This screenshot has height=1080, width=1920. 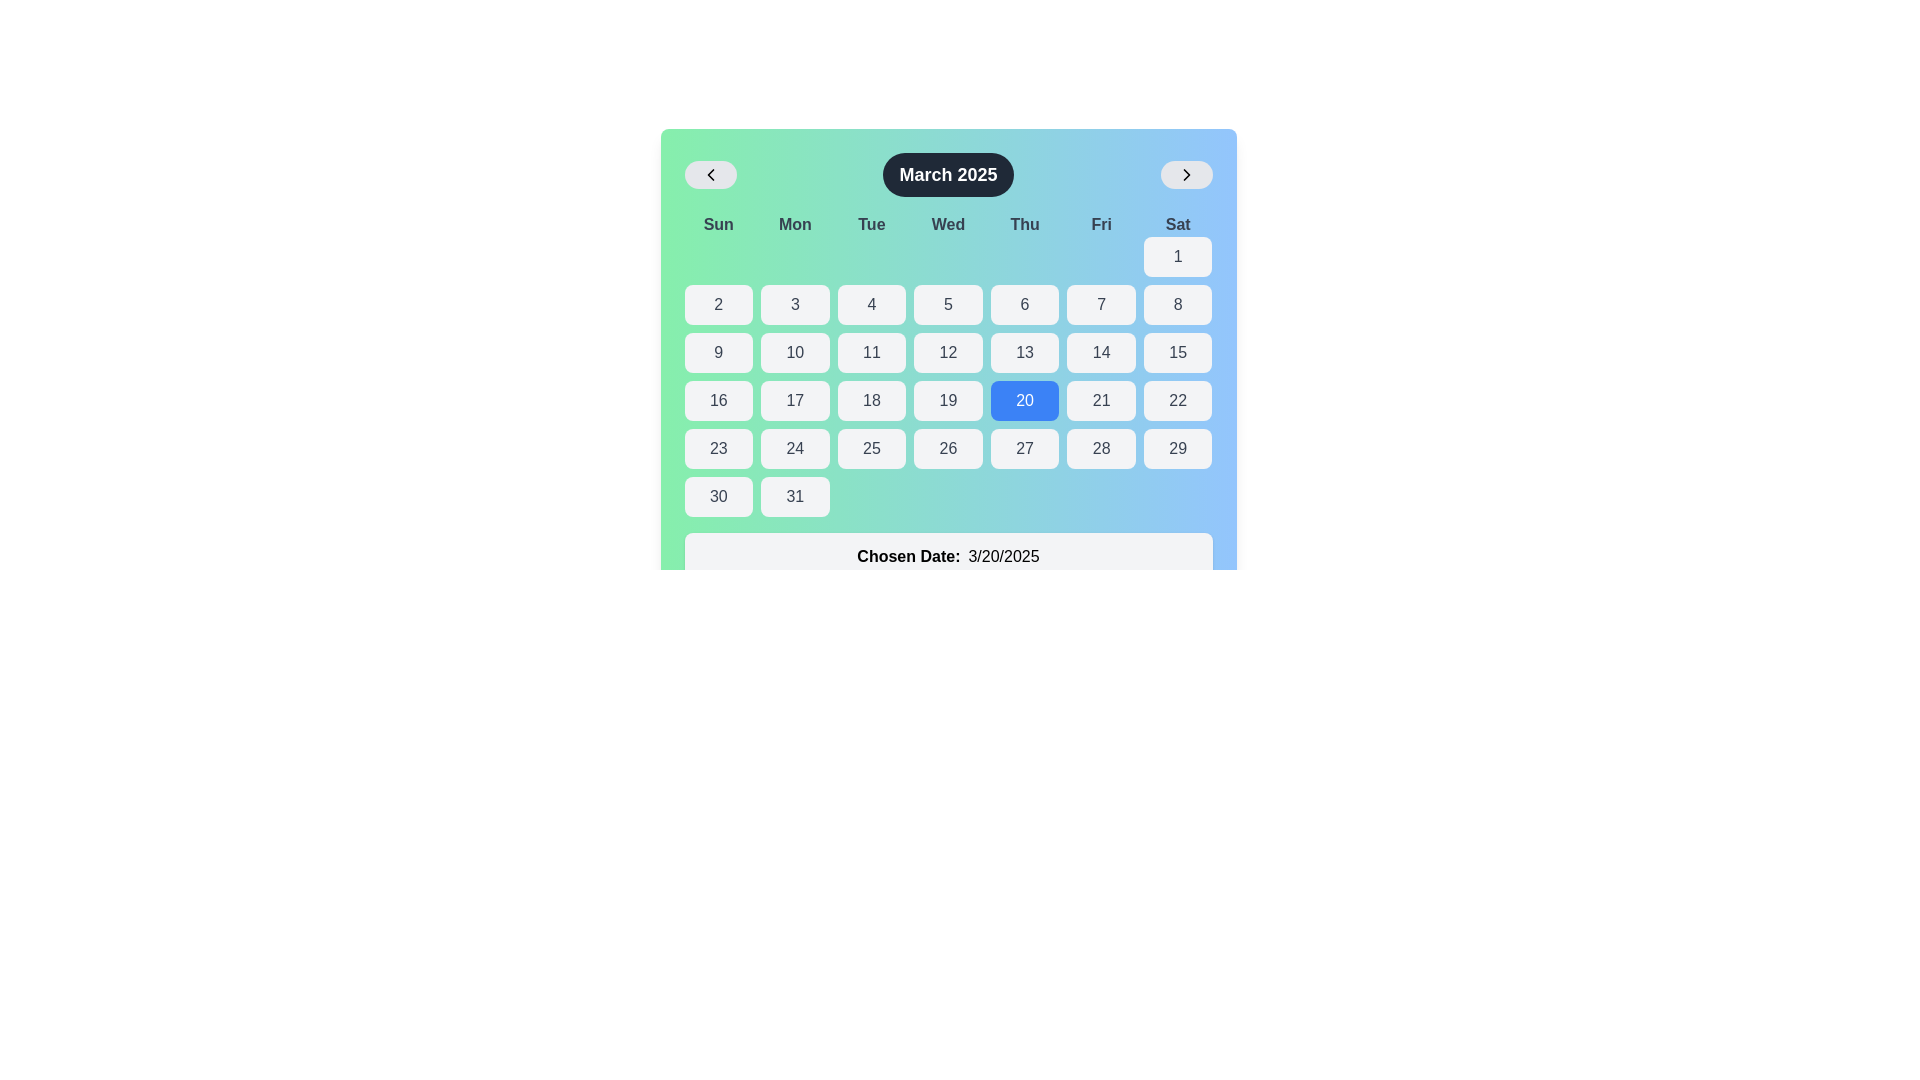 What do you see at coordinates (718, 447) in the screenshot?
I see `the button displaying the number '23' in dark gray text, which is part of a calendar grid located in the sixth row and first column` at bounding box center [718, 447].